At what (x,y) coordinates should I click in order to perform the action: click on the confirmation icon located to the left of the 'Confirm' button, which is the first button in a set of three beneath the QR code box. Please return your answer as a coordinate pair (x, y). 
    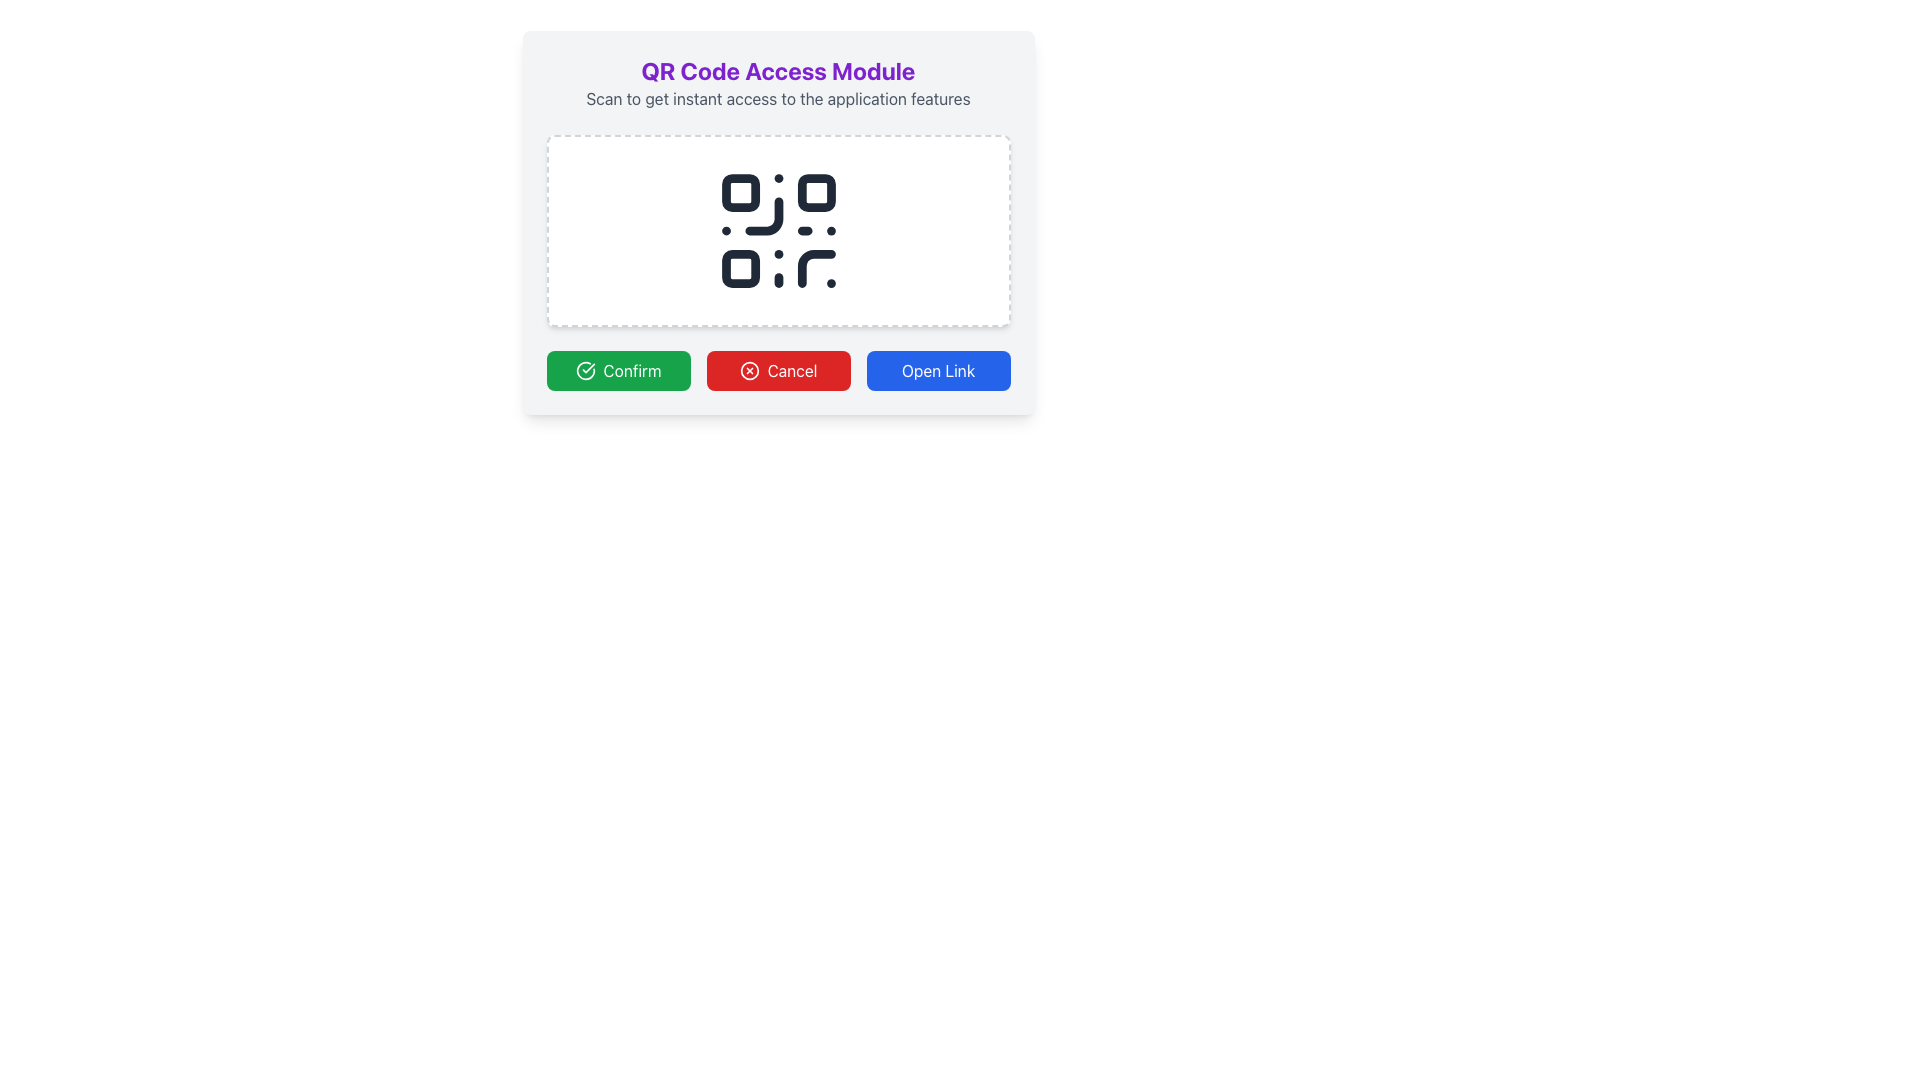
    Looking at the image, I should click on (584, 370).